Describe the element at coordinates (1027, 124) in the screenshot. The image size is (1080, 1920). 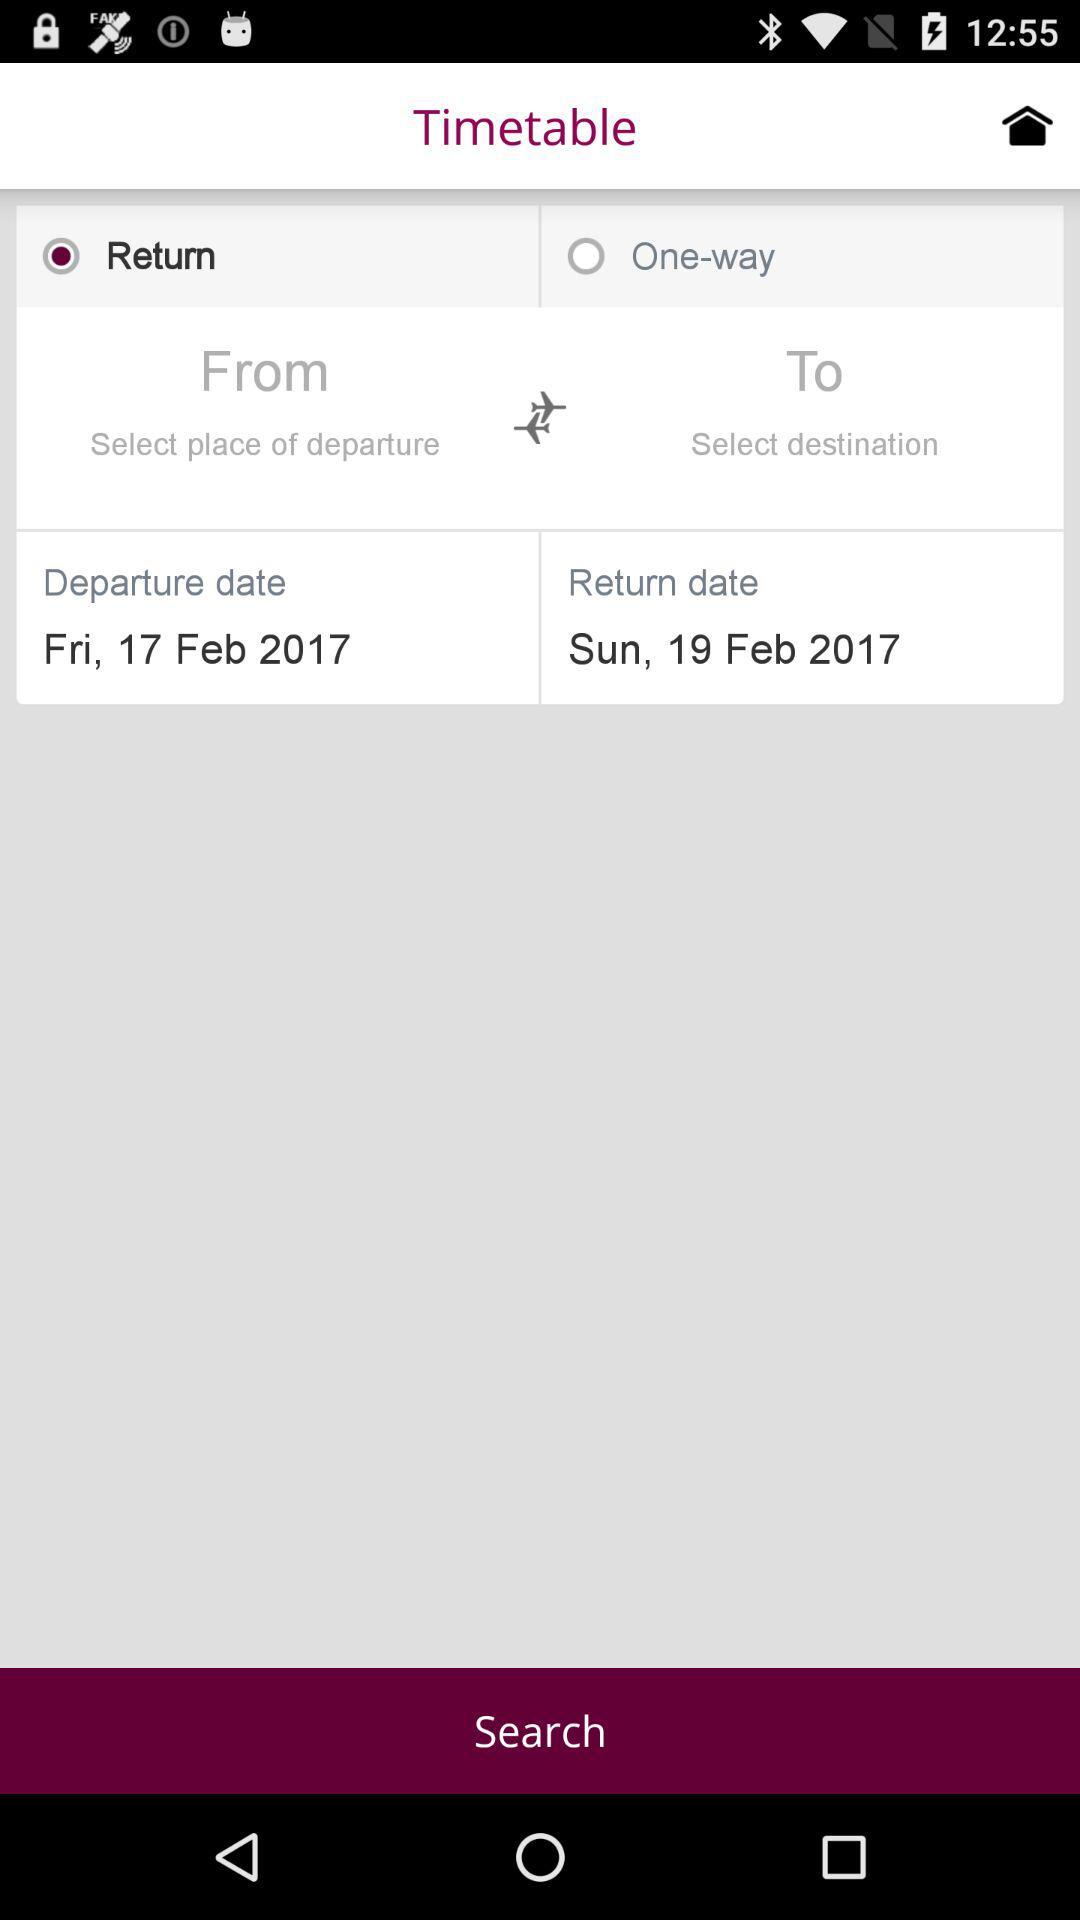
I see `the item above the one-way` at that location.